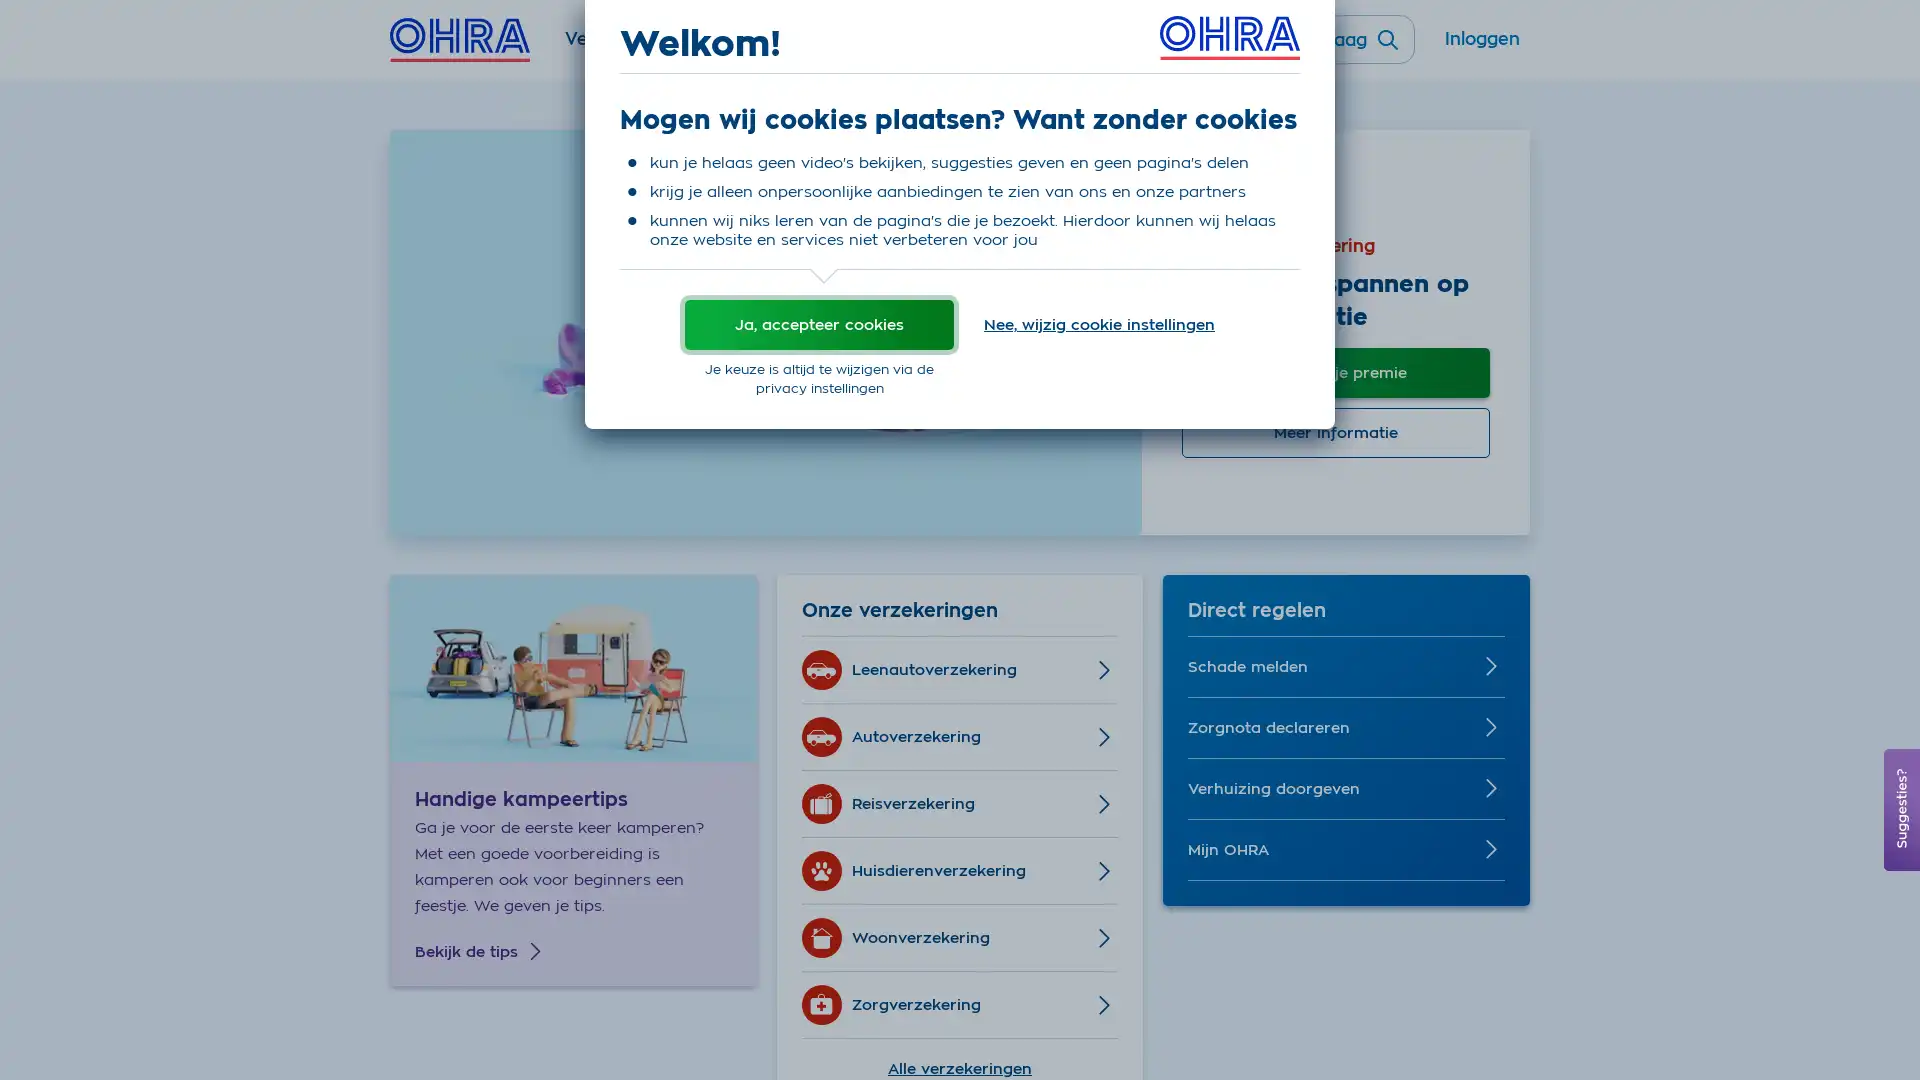 Image resolution: width=1920 pixels, height=1080 pixels. I want to click on Inloggen, so click(1482, 48).